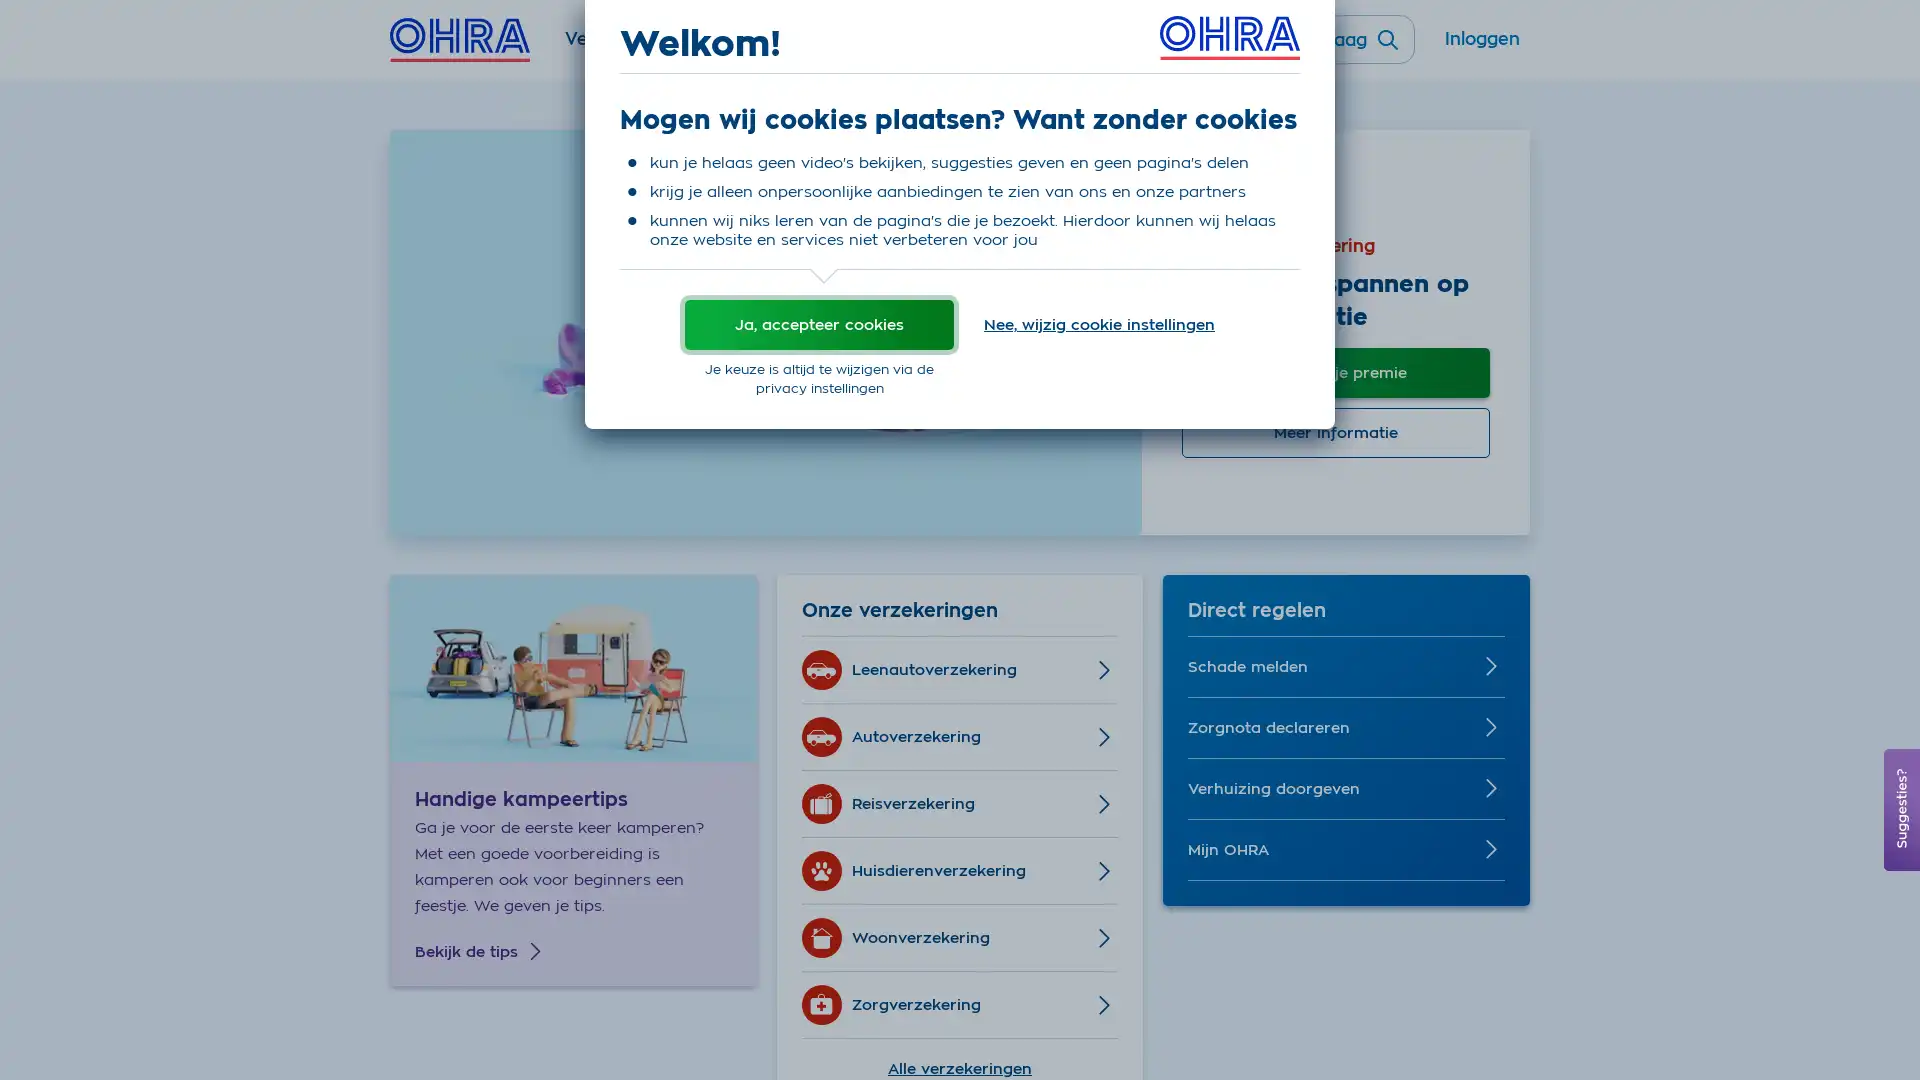 Image resolution: width=1920 pixels, height=1080 pixels. I want to click on Inloggen, so click(1482, 48).